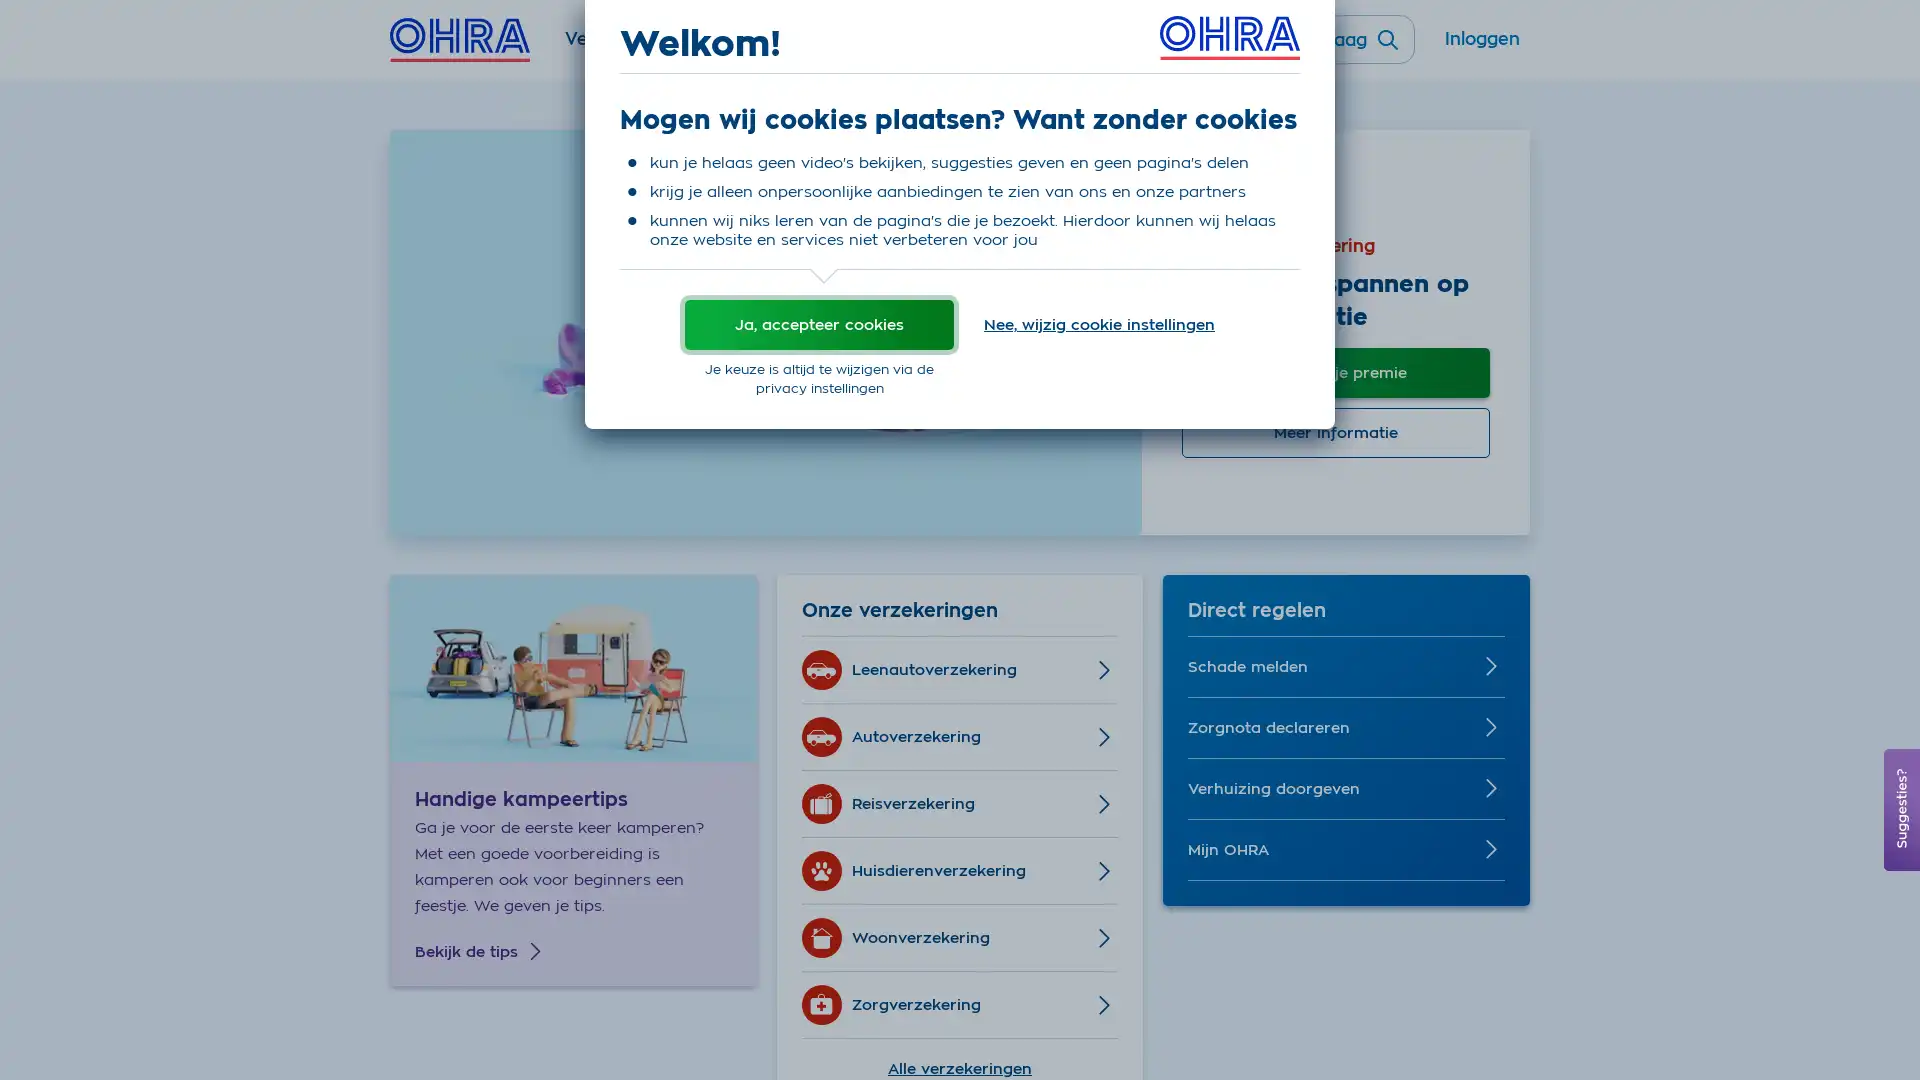 Image resolution: width=1920 pixels, height=1080 pixels. I want to click on Inloggen, so click(1482, 48).